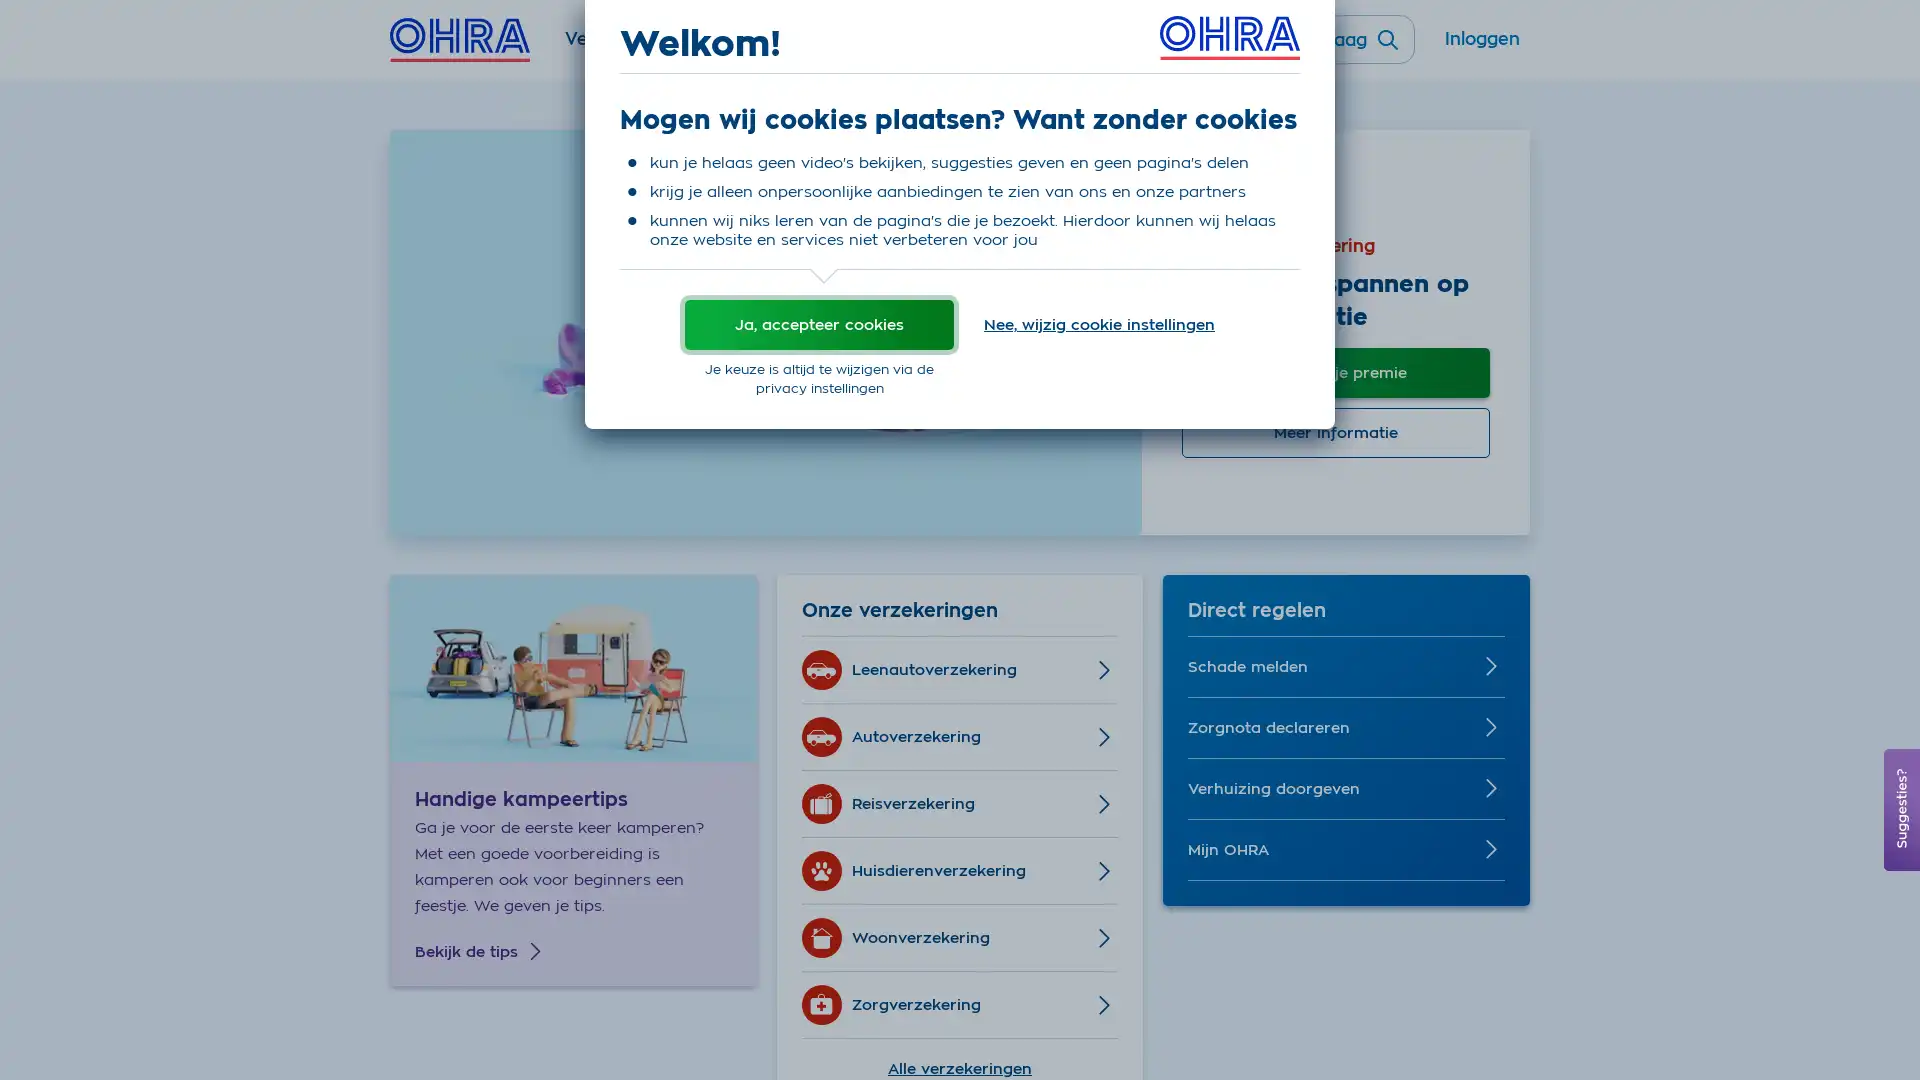 Image resolution: width=1920 pixels, height=1080 pixels. I want to click on Inloggen, so click(1482, 48).